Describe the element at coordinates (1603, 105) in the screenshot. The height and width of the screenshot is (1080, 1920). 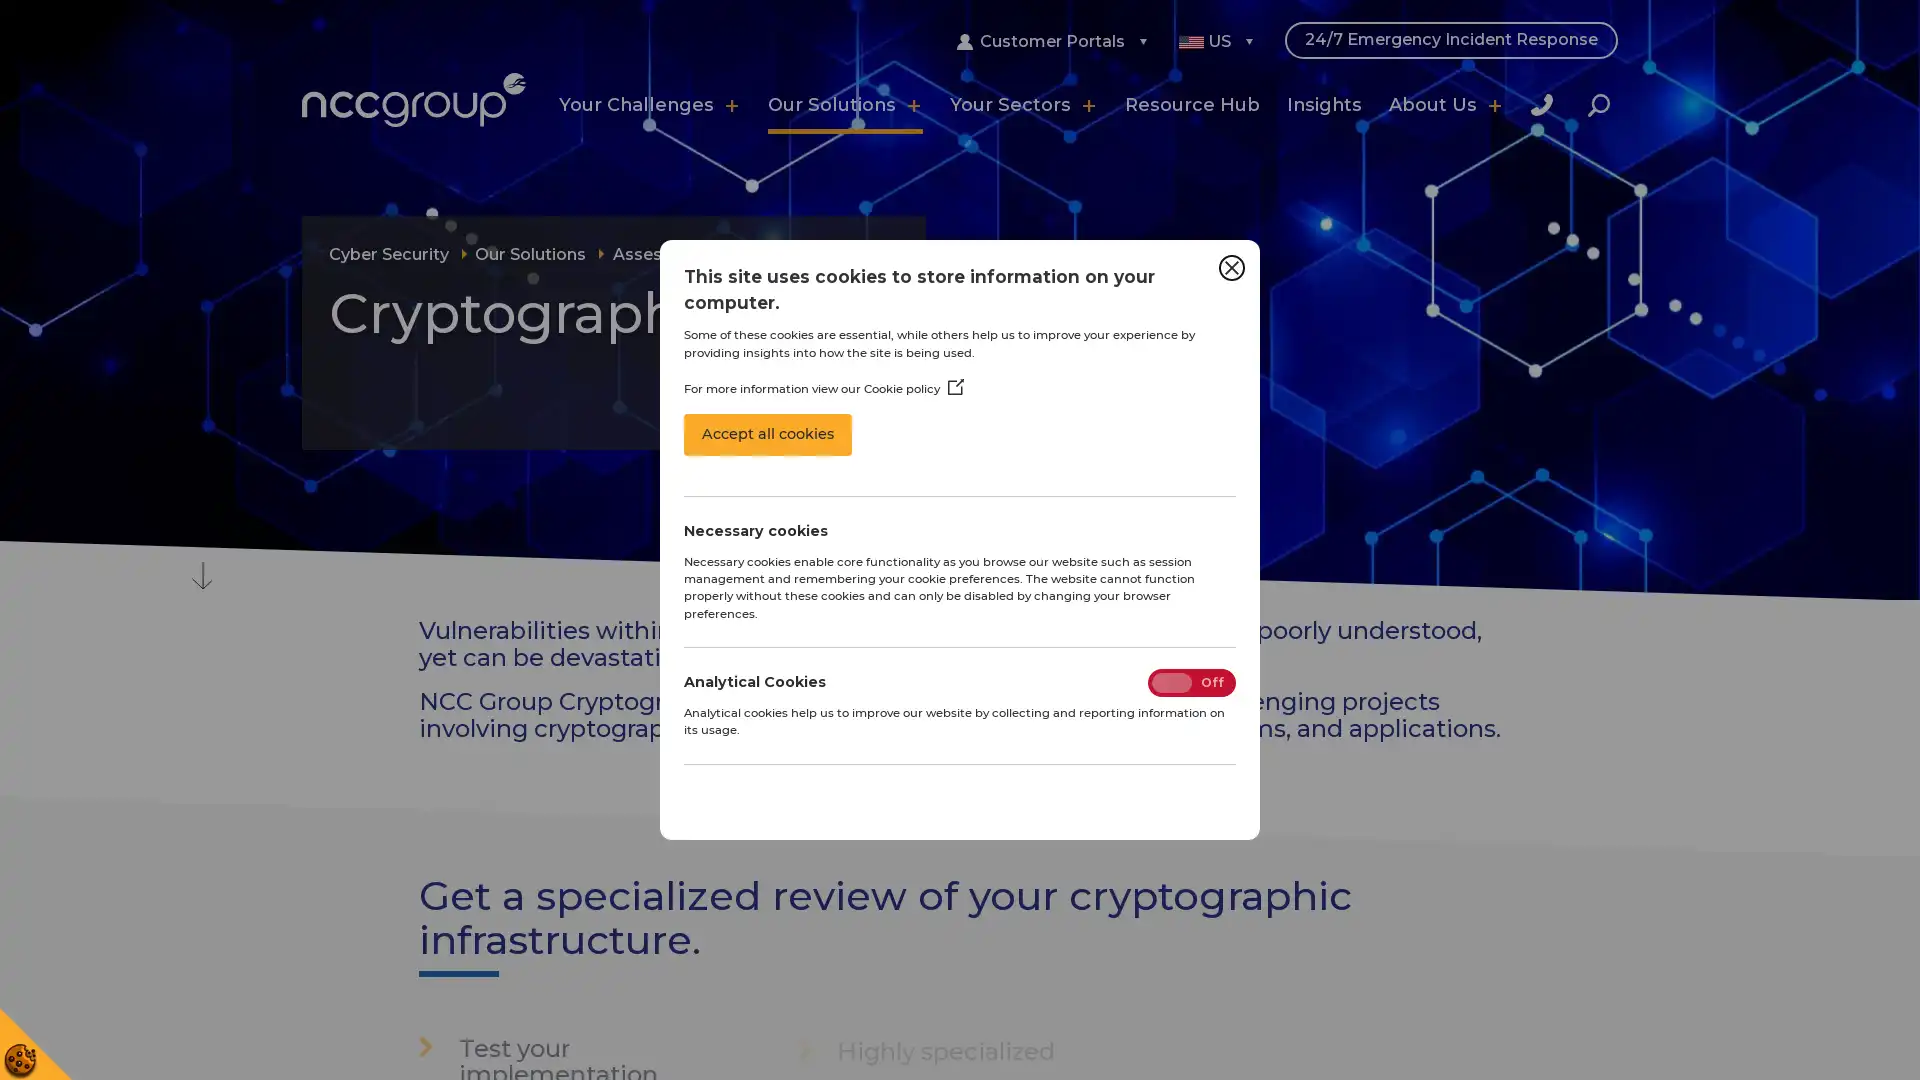
I see `Search` at that location.